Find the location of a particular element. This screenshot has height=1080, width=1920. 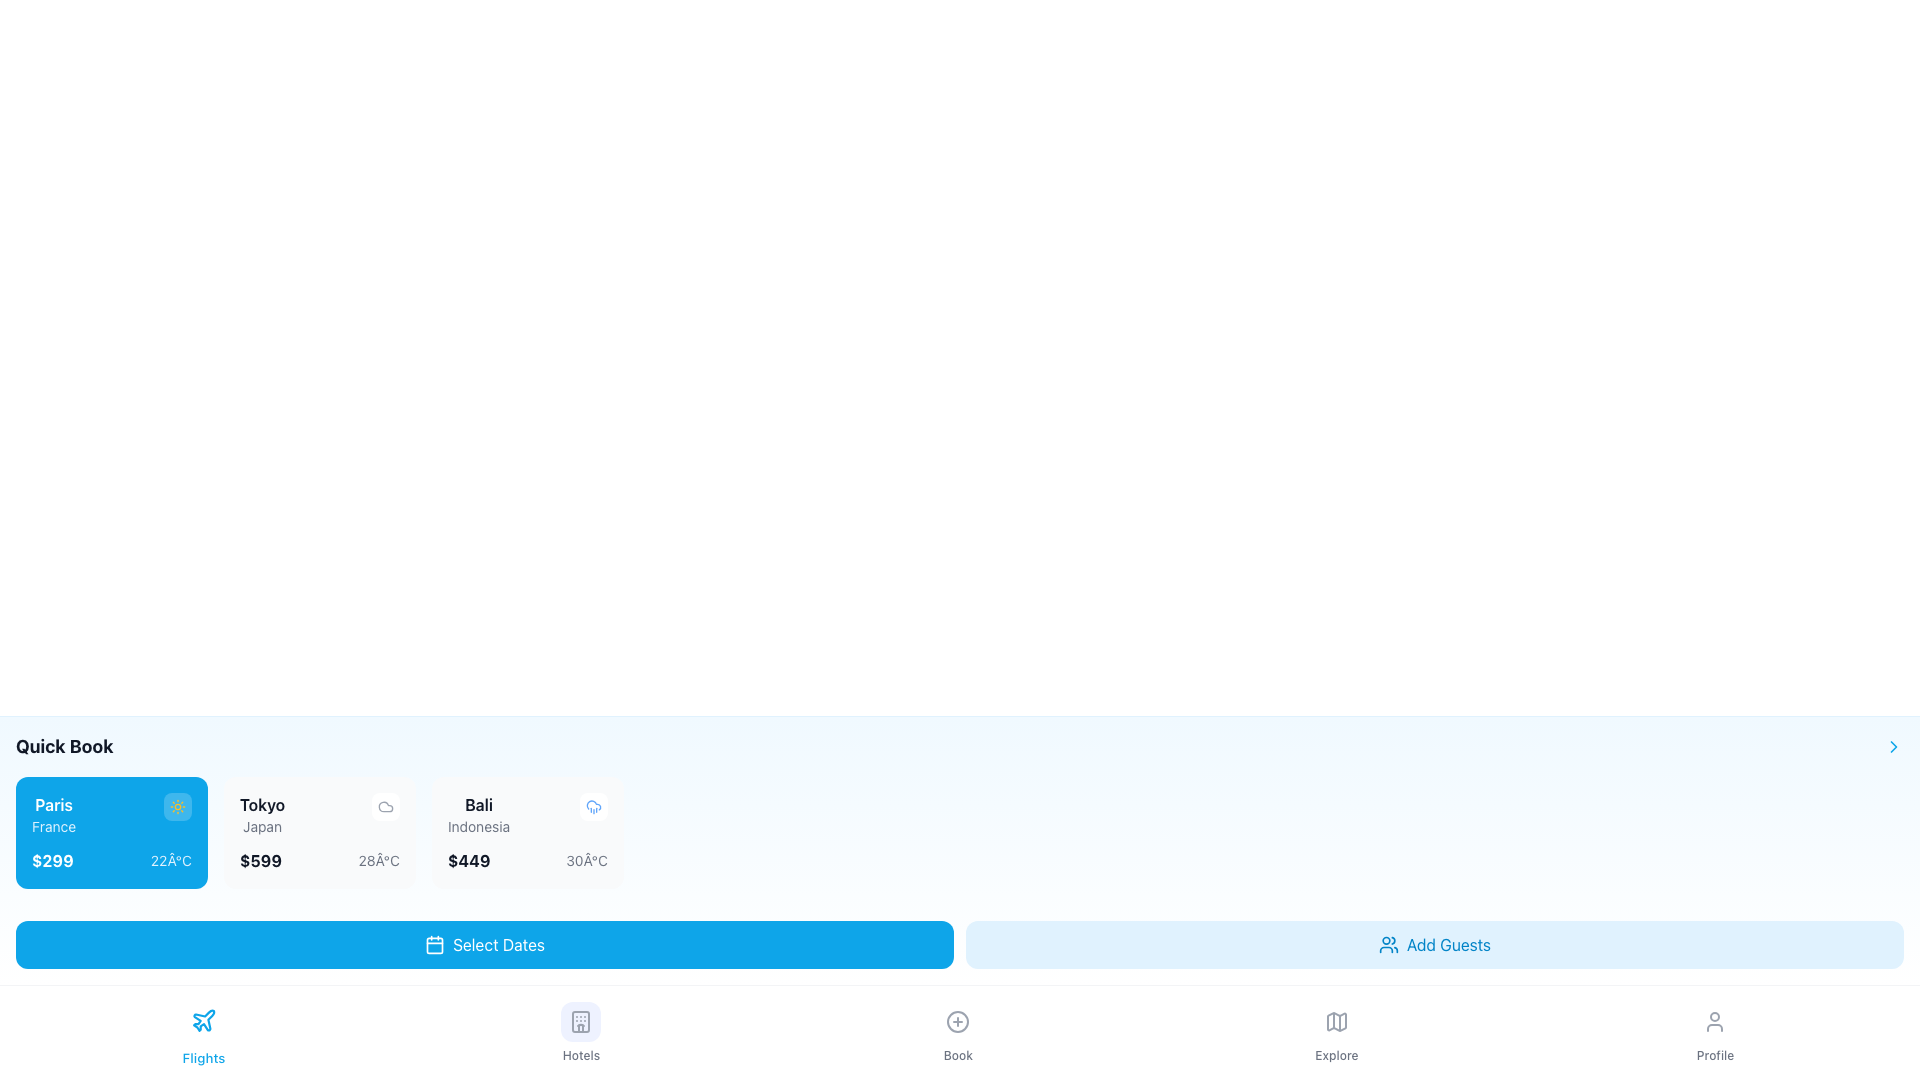

the first card with a blue background containing location and price information, labeled 'Paris France $299 22°C' is located at coordinates (110, 833).